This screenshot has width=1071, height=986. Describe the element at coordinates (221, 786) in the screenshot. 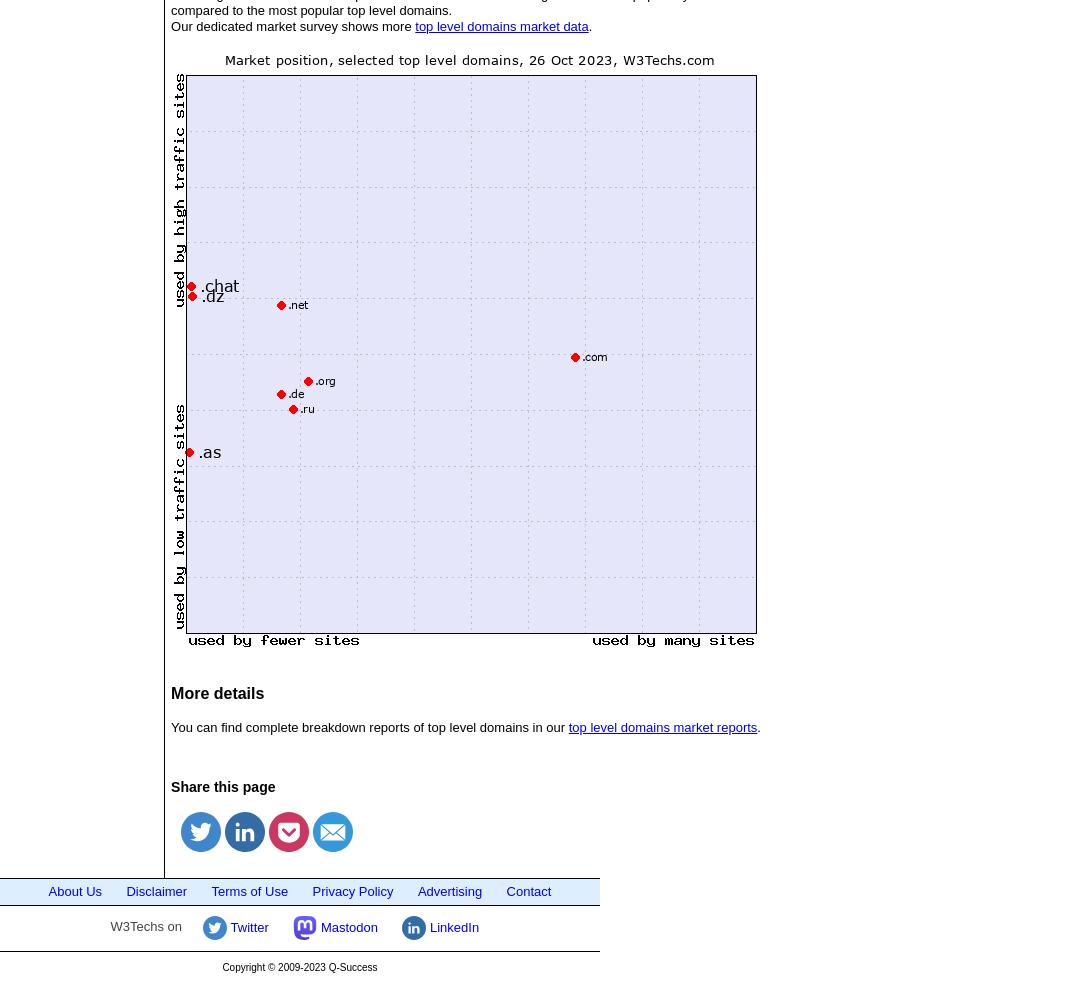

I see `'Share this page'` at that location.